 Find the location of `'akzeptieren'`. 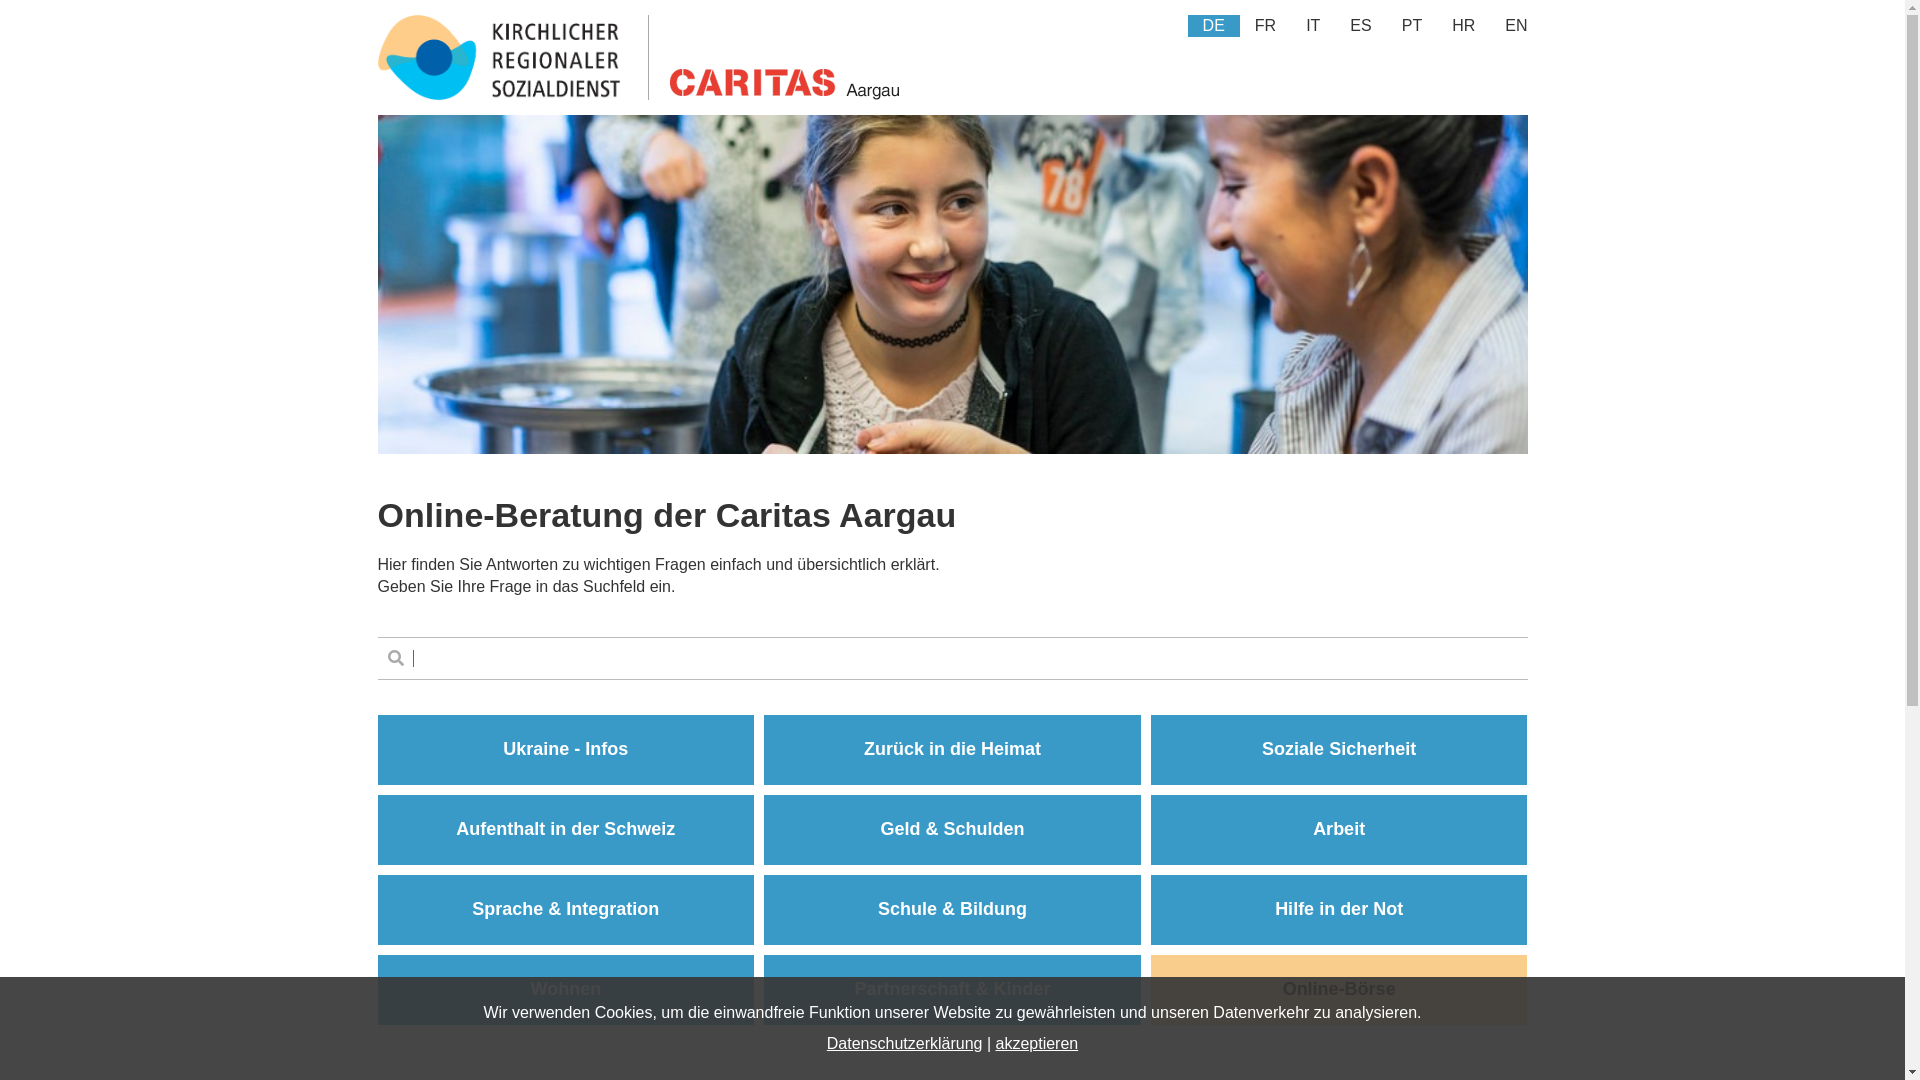

'akzeptieren' is located at coordinates (1036, 1042).